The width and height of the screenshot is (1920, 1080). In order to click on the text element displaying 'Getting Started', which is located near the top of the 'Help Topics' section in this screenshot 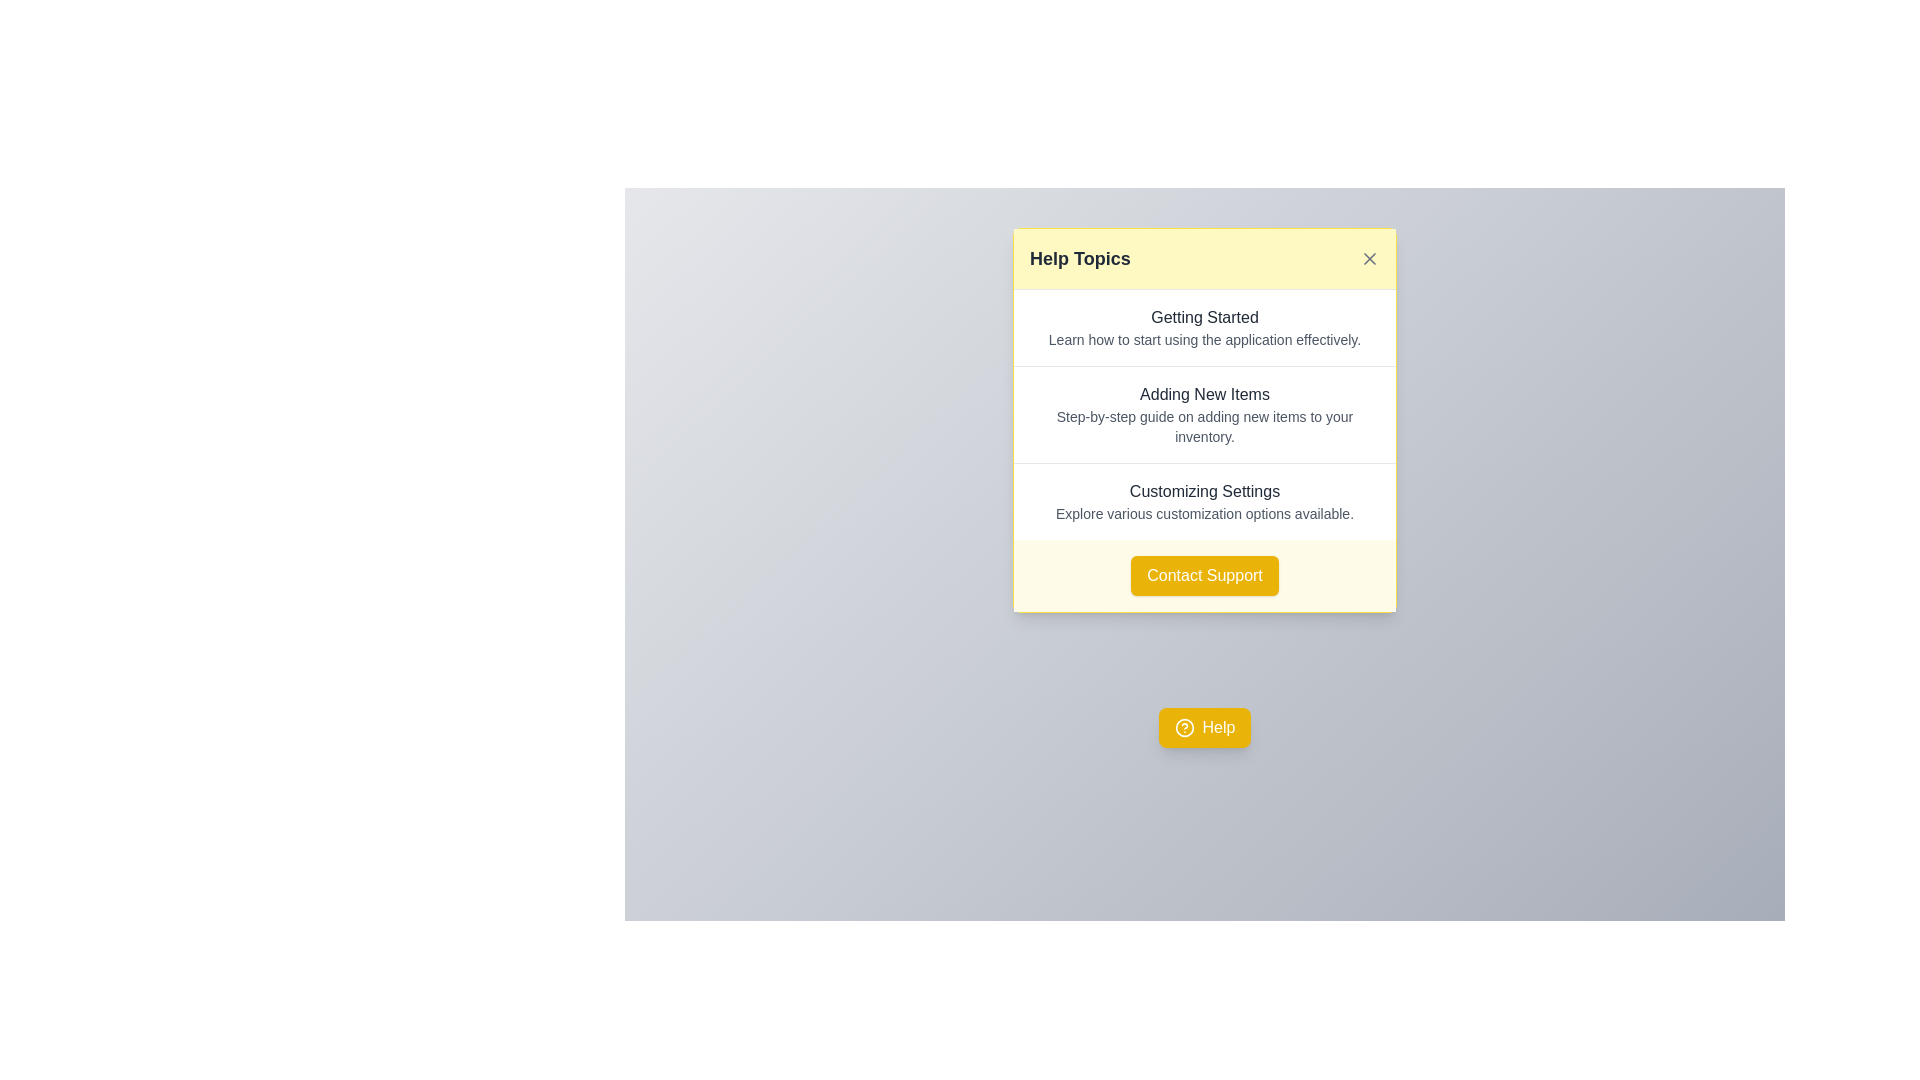, I will do `click(1203, 316)`.